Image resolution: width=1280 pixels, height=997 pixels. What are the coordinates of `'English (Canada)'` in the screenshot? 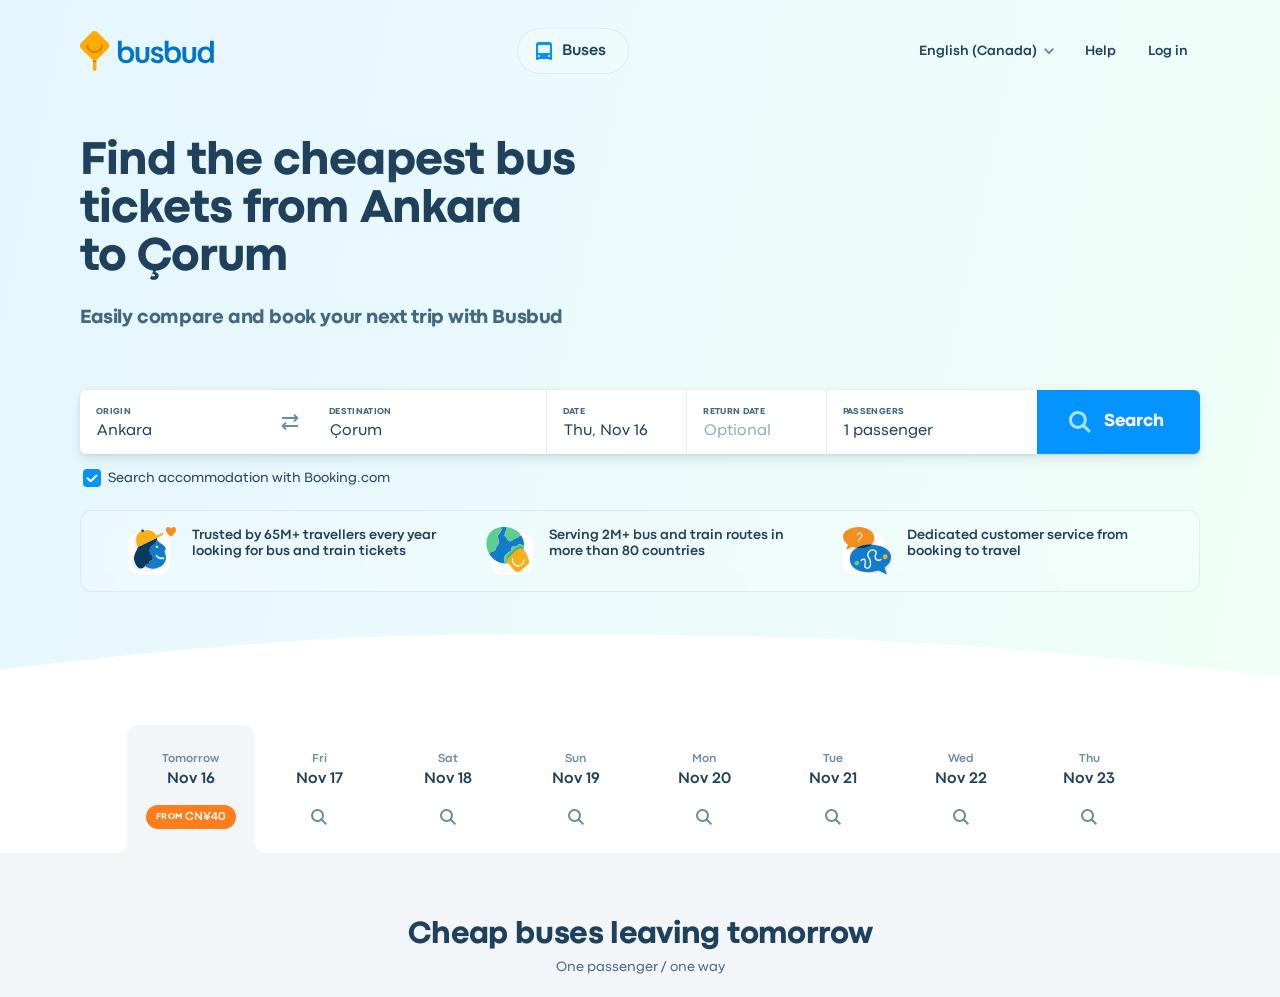 It's located at (978, 50).